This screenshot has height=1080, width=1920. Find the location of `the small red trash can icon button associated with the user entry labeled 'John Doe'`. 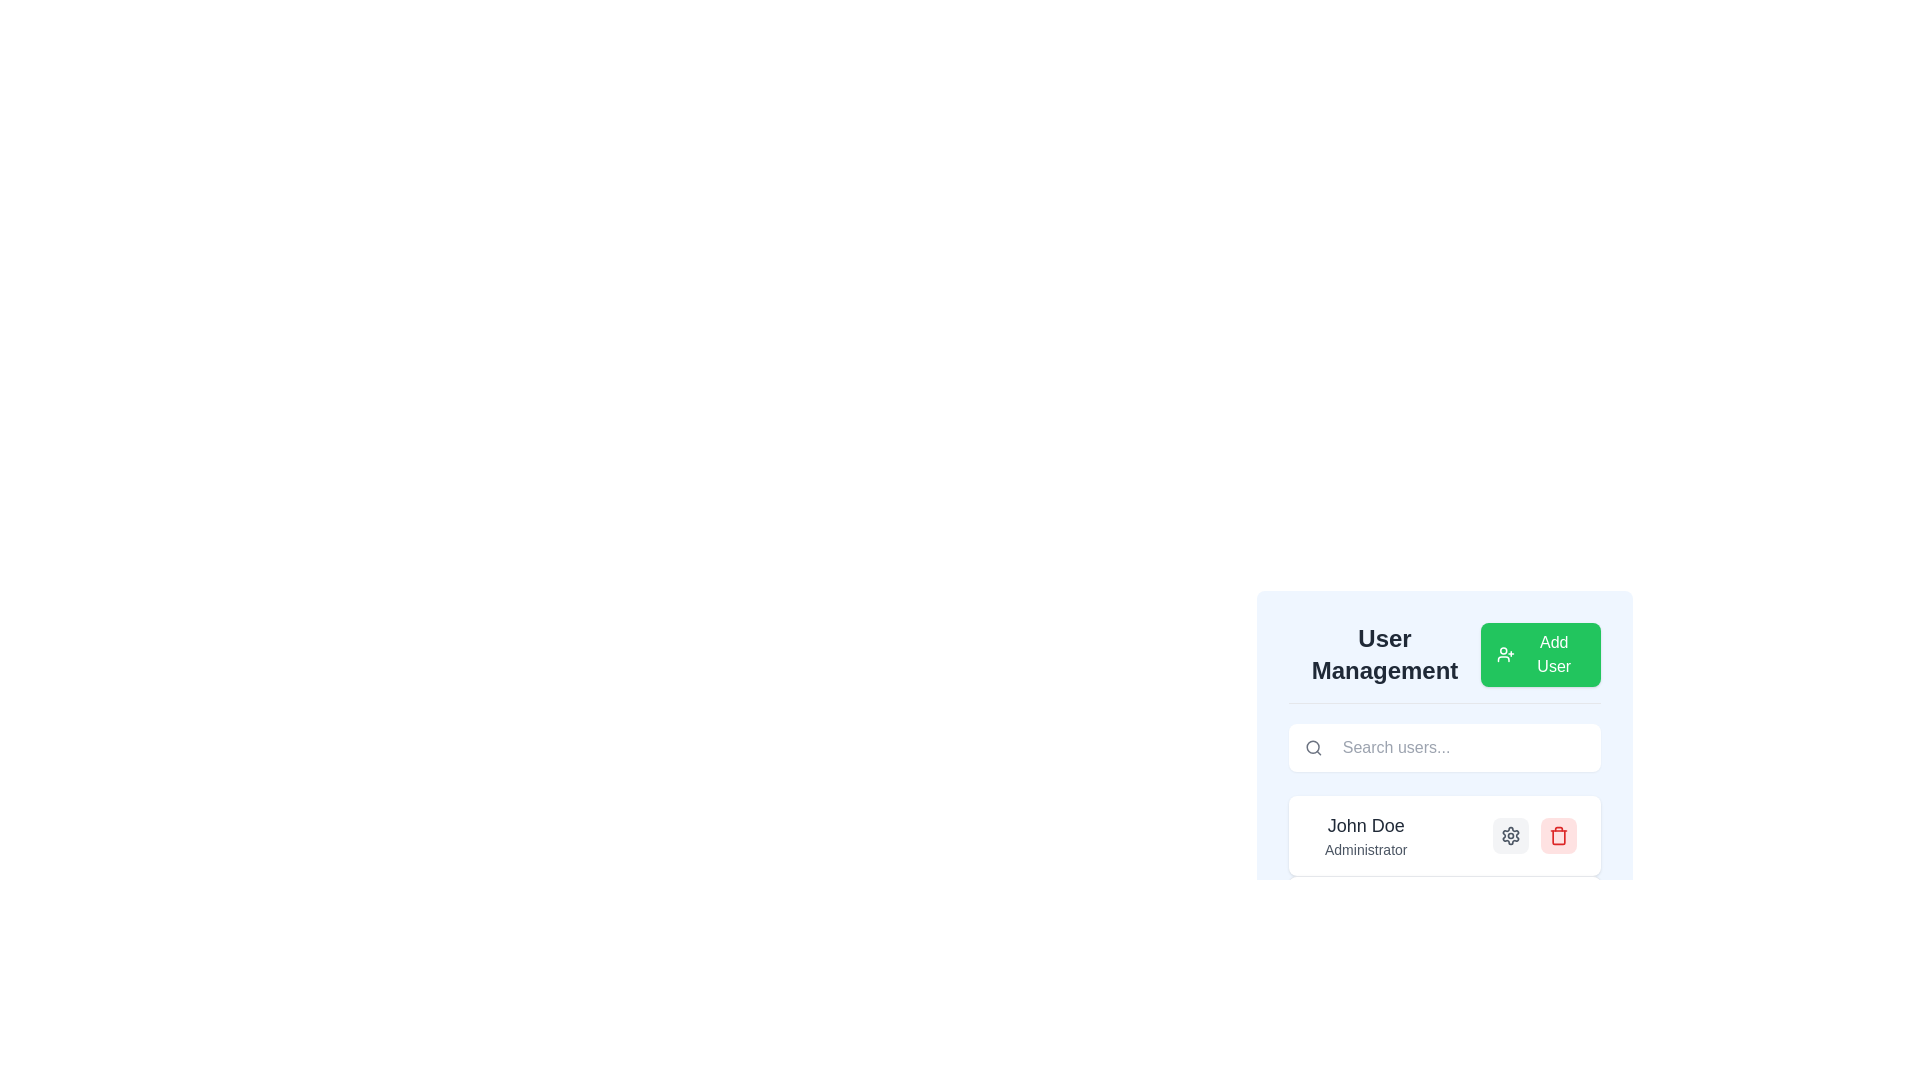

the small red trash can icon button associated with the user entry labeled 'John Doe' is located at coordinates (1558, 836).